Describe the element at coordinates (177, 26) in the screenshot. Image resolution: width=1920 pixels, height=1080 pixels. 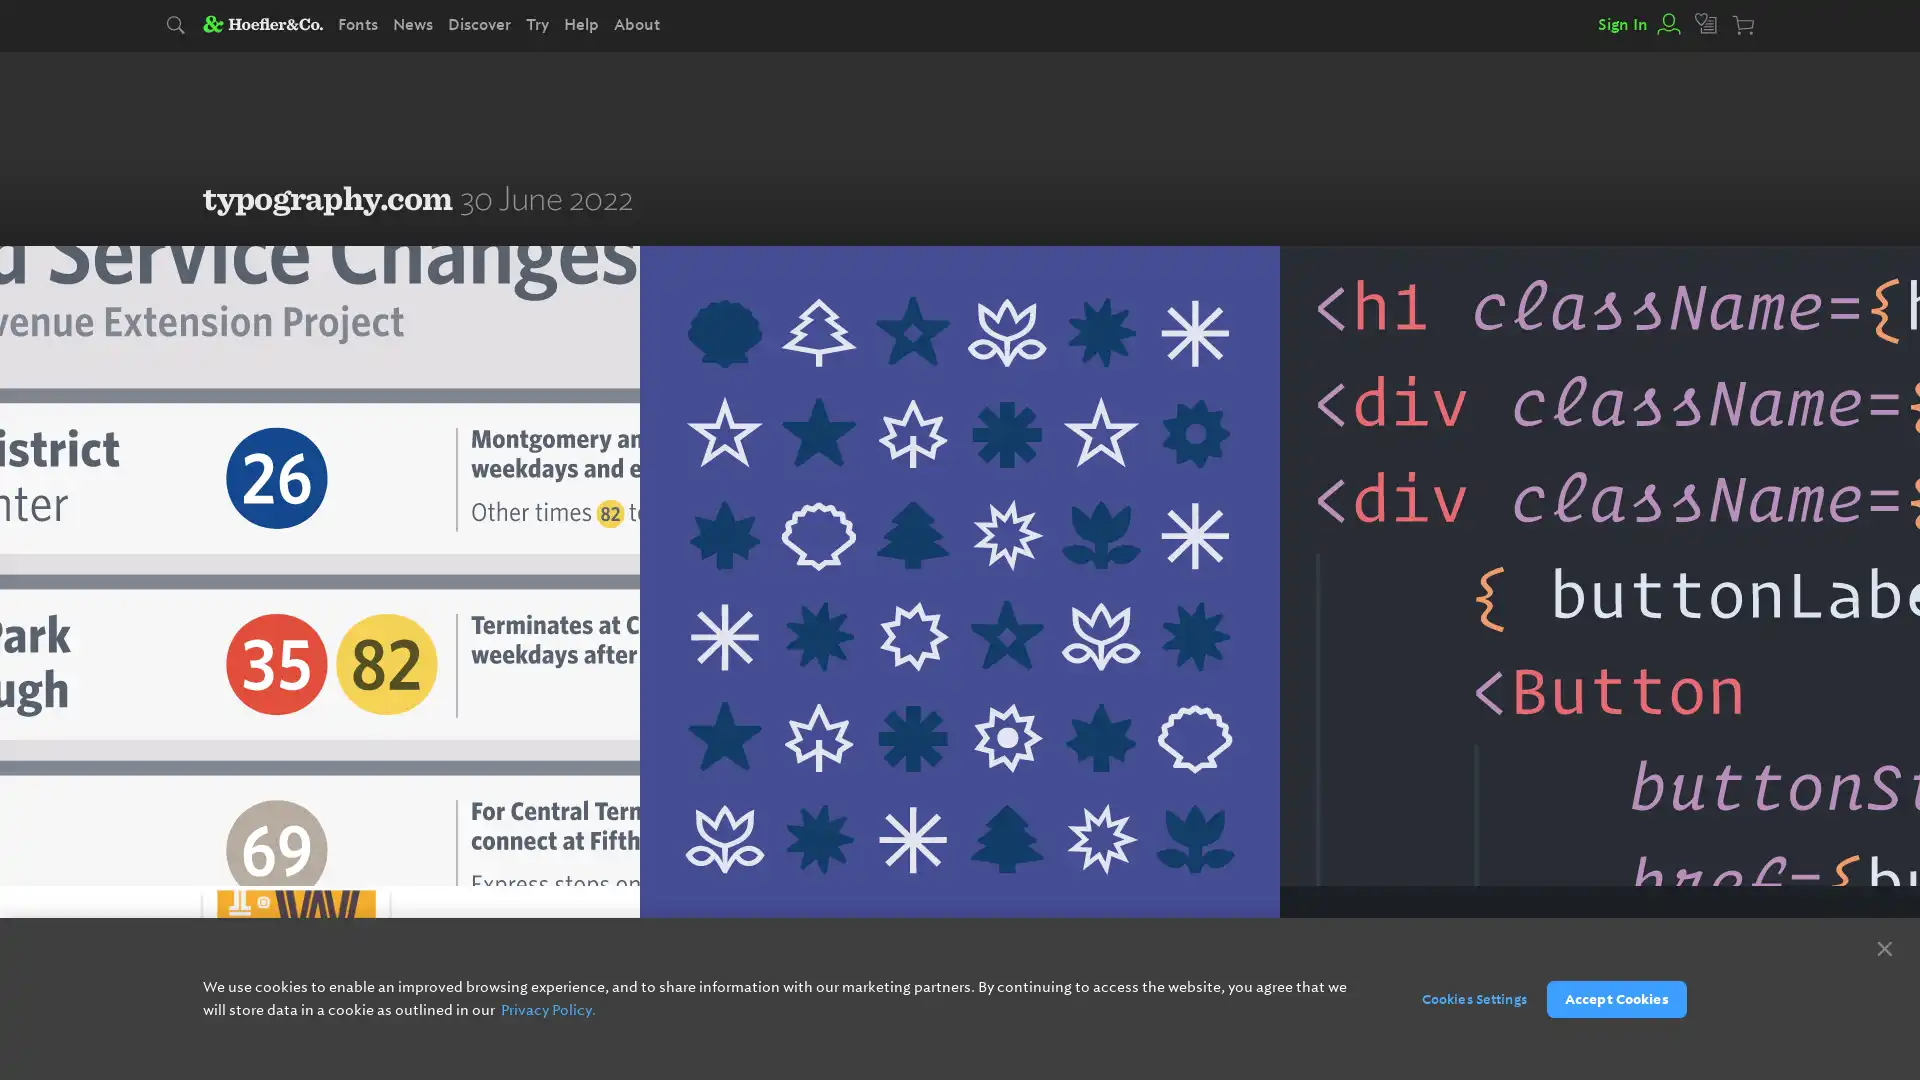
I see `Search typography.com` at that location.